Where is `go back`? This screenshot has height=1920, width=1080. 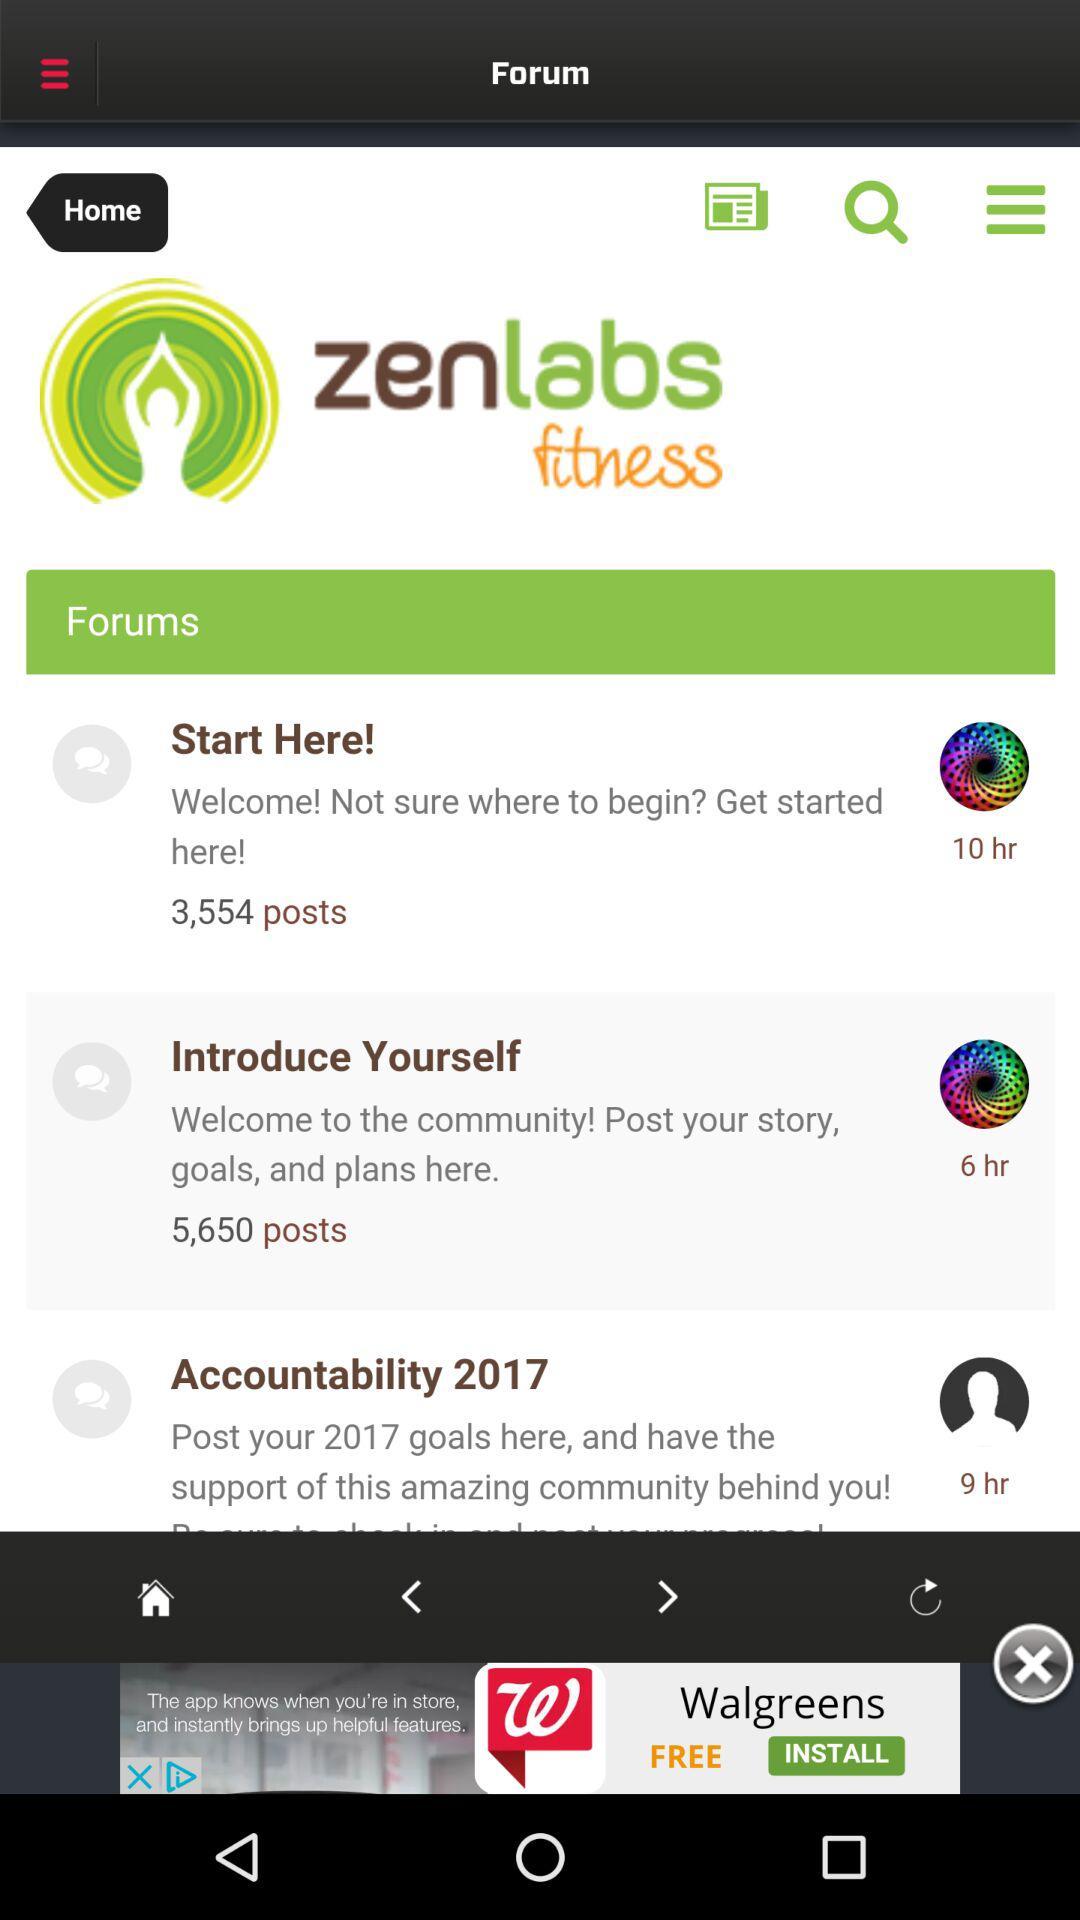
go back is located at coordinates (410, 1595).